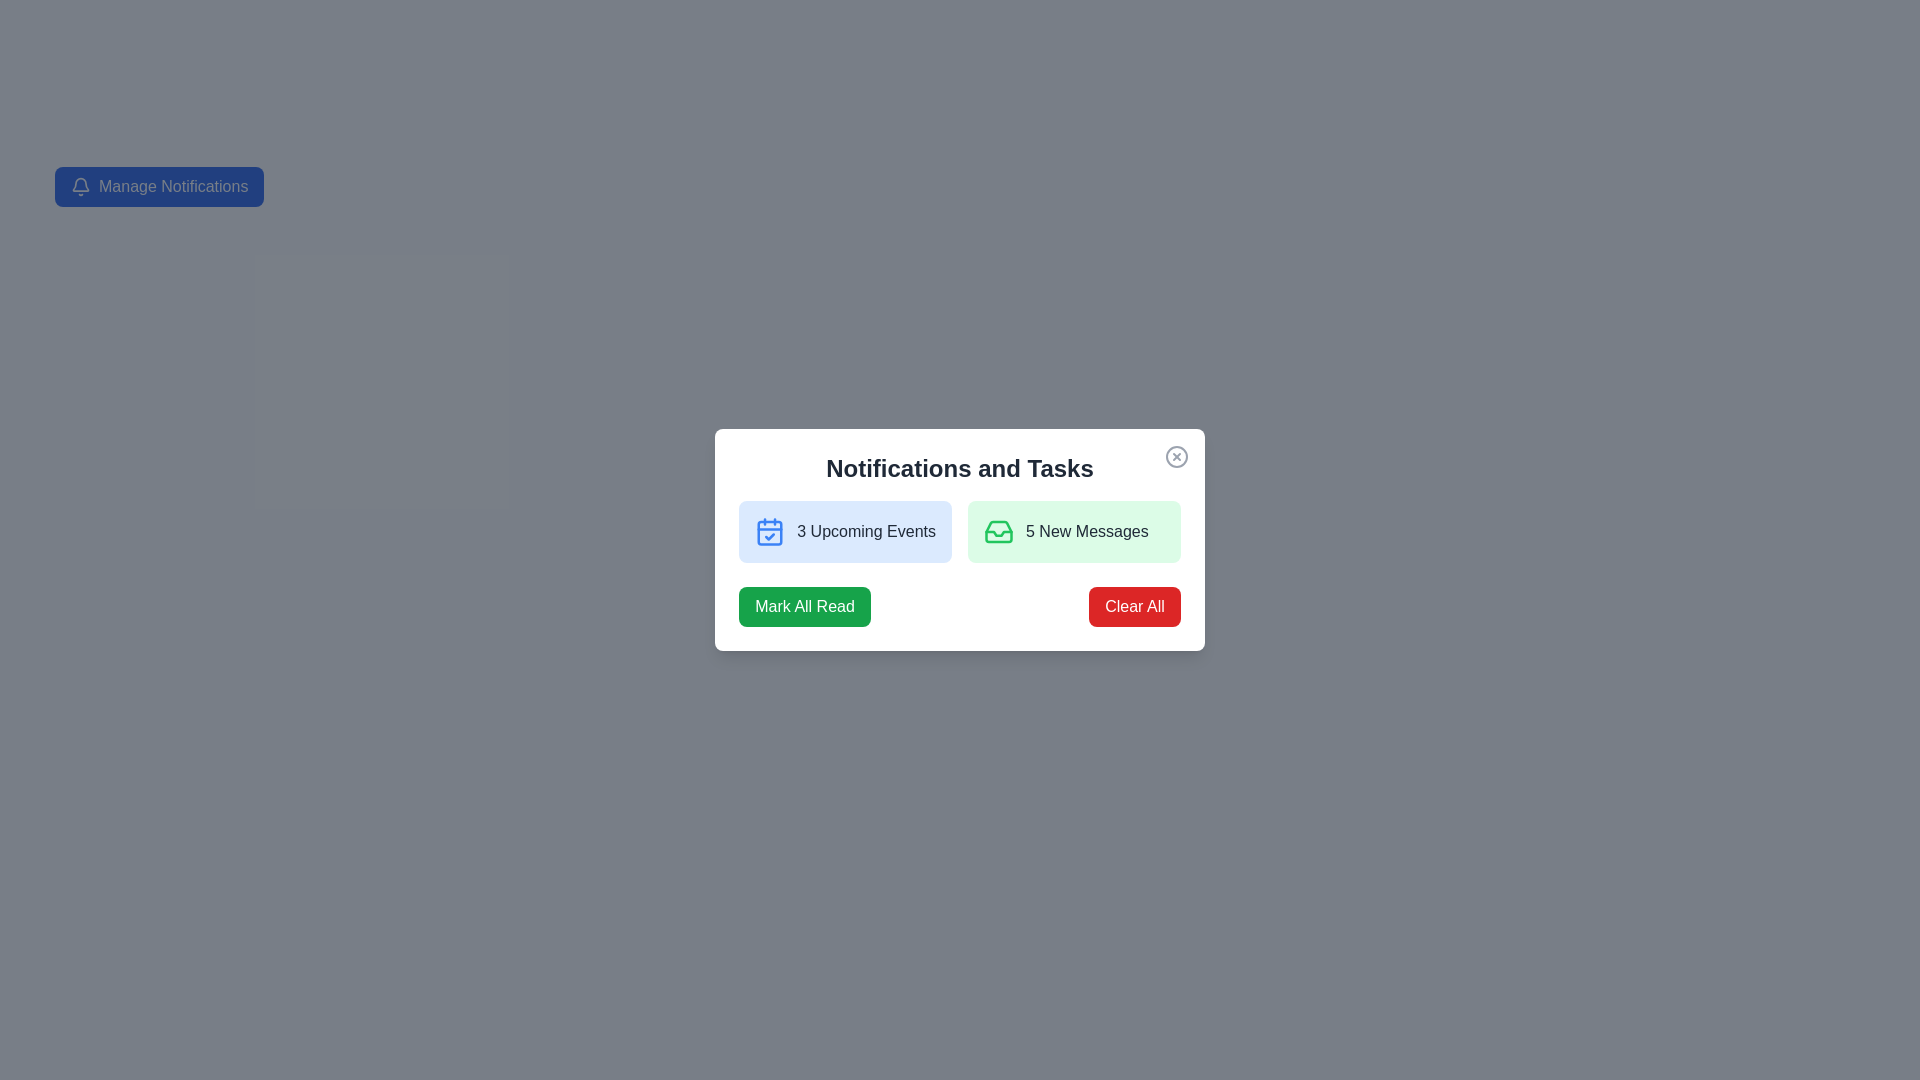 This screenshot has height=1080, width=1920. Describe the element at coordinates (805, 605) in the screenshot. I see `the green button labeled 'Mark All Read' located in the bottom-left corner of the 'Notifications and Tasks' dialog to prepare for interaction` at that location.